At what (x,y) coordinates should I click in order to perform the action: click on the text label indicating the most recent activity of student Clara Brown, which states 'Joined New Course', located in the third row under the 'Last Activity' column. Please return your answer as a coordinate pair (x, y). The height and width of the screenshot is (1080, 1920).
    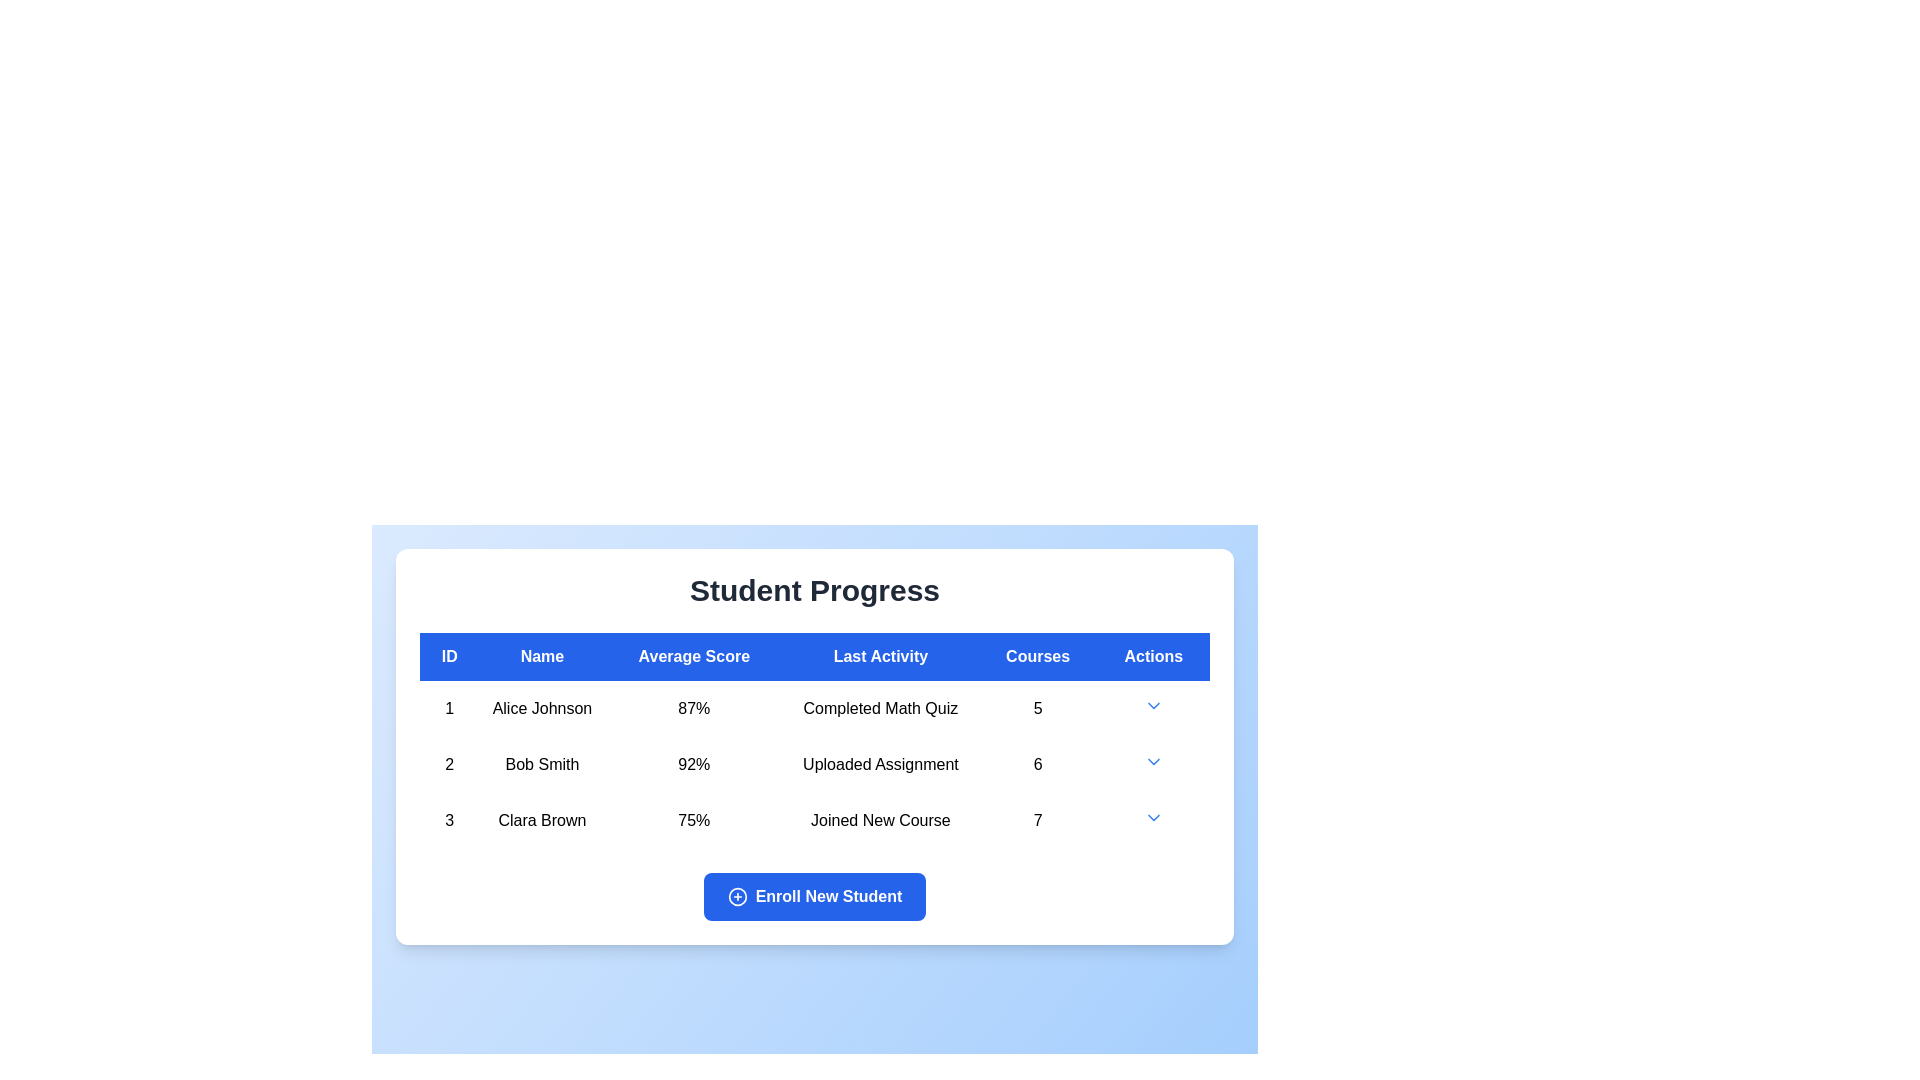
    Looking at the image, I should click on (880, 821).